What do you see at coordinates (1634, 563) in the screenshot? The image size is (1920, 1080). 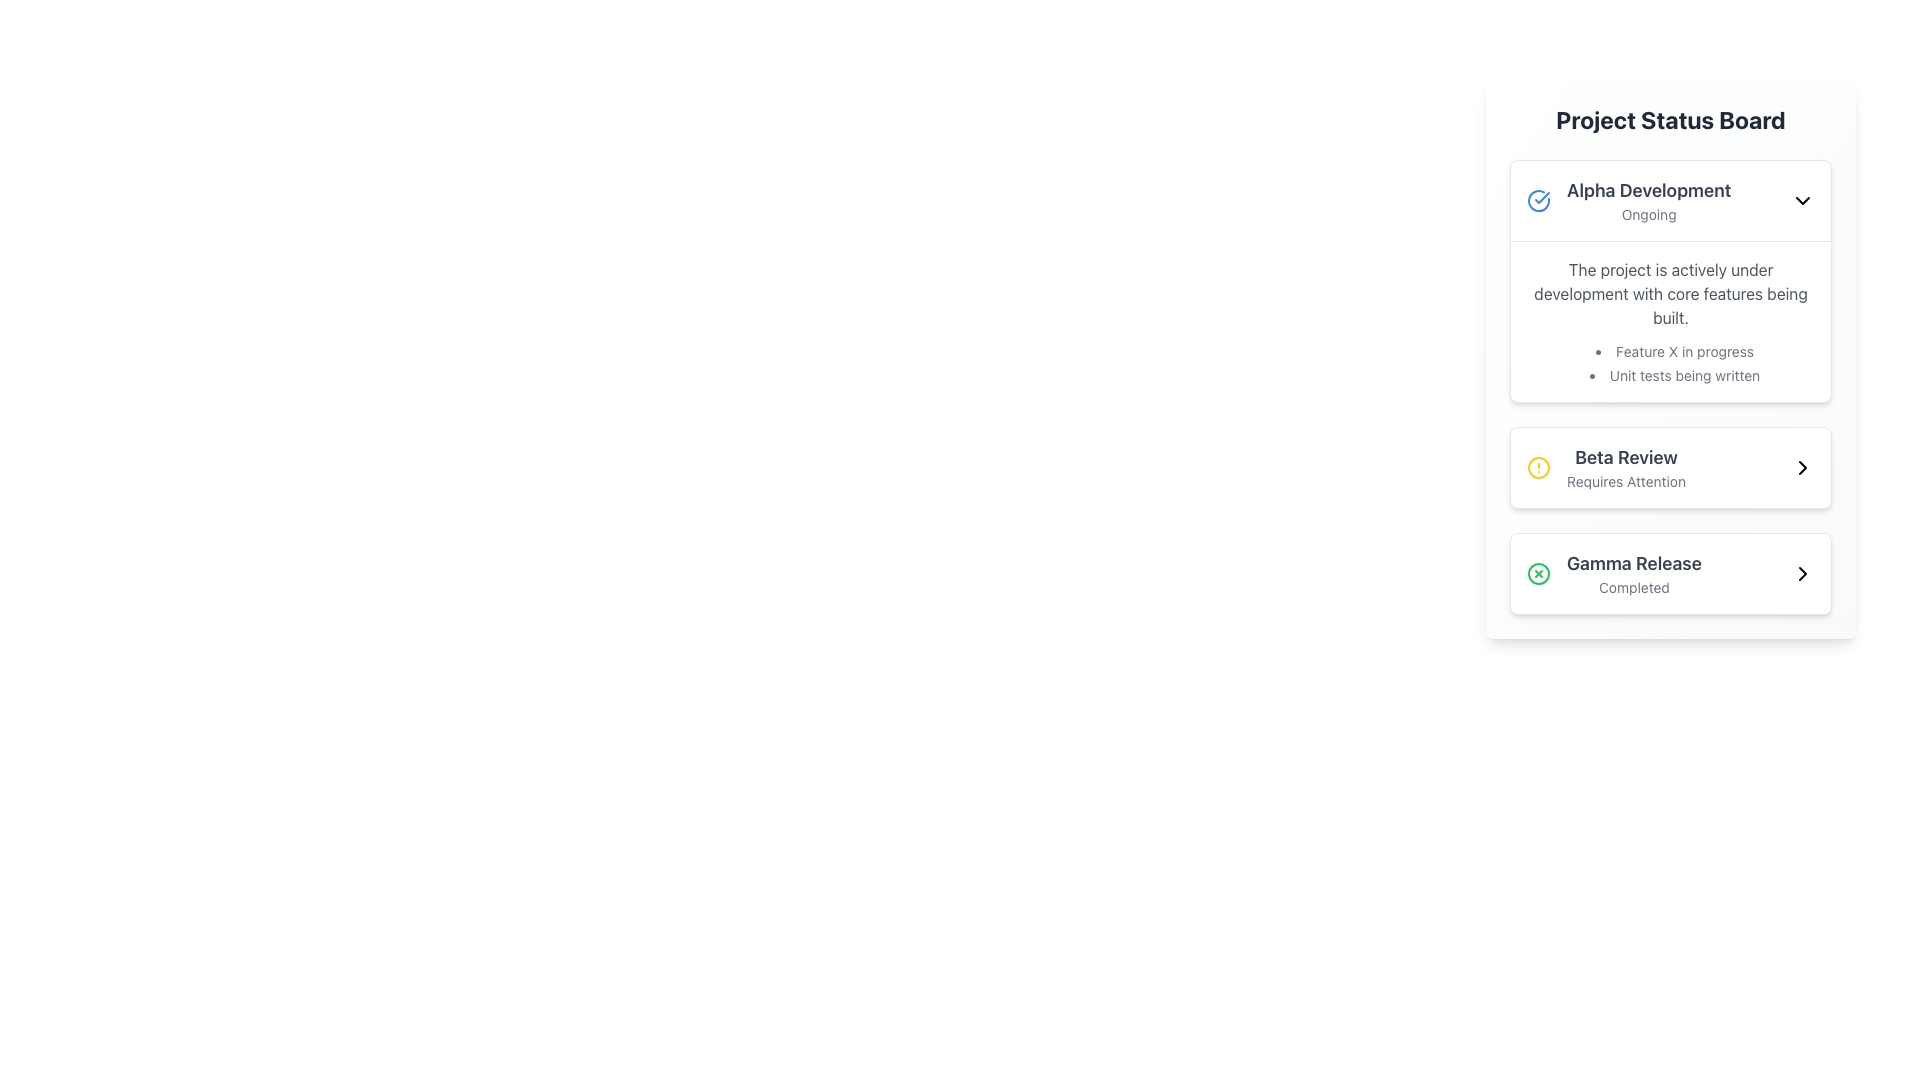 I see `the Text Label indicating the 'Gamma Release' section, which is located in the third card of the 'Project Status Board' interface at the top of the card, aligned horizontally with the indicator icon` at bounding box center [1634, 563].